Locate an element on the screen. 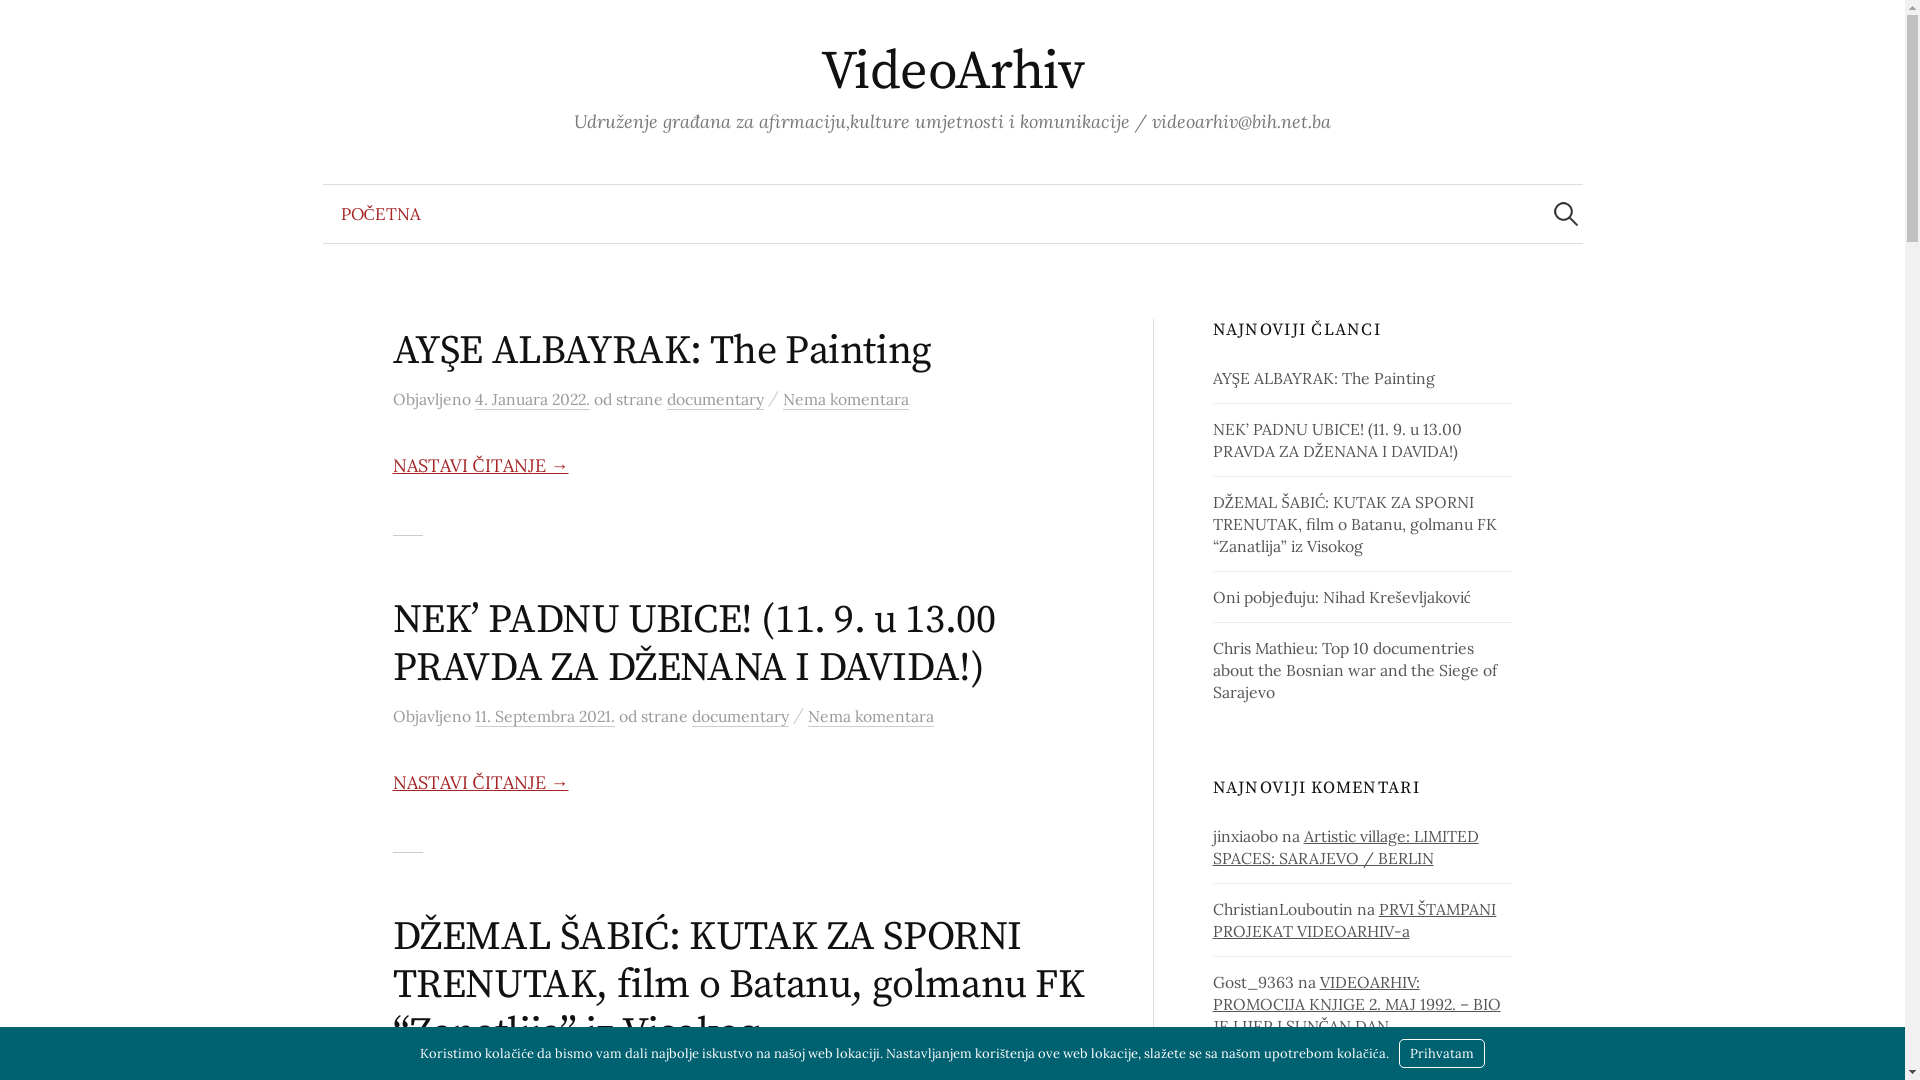 The image size is (1920, 1080). 'Prihvatam' is located at coordinates (1441, 1052).